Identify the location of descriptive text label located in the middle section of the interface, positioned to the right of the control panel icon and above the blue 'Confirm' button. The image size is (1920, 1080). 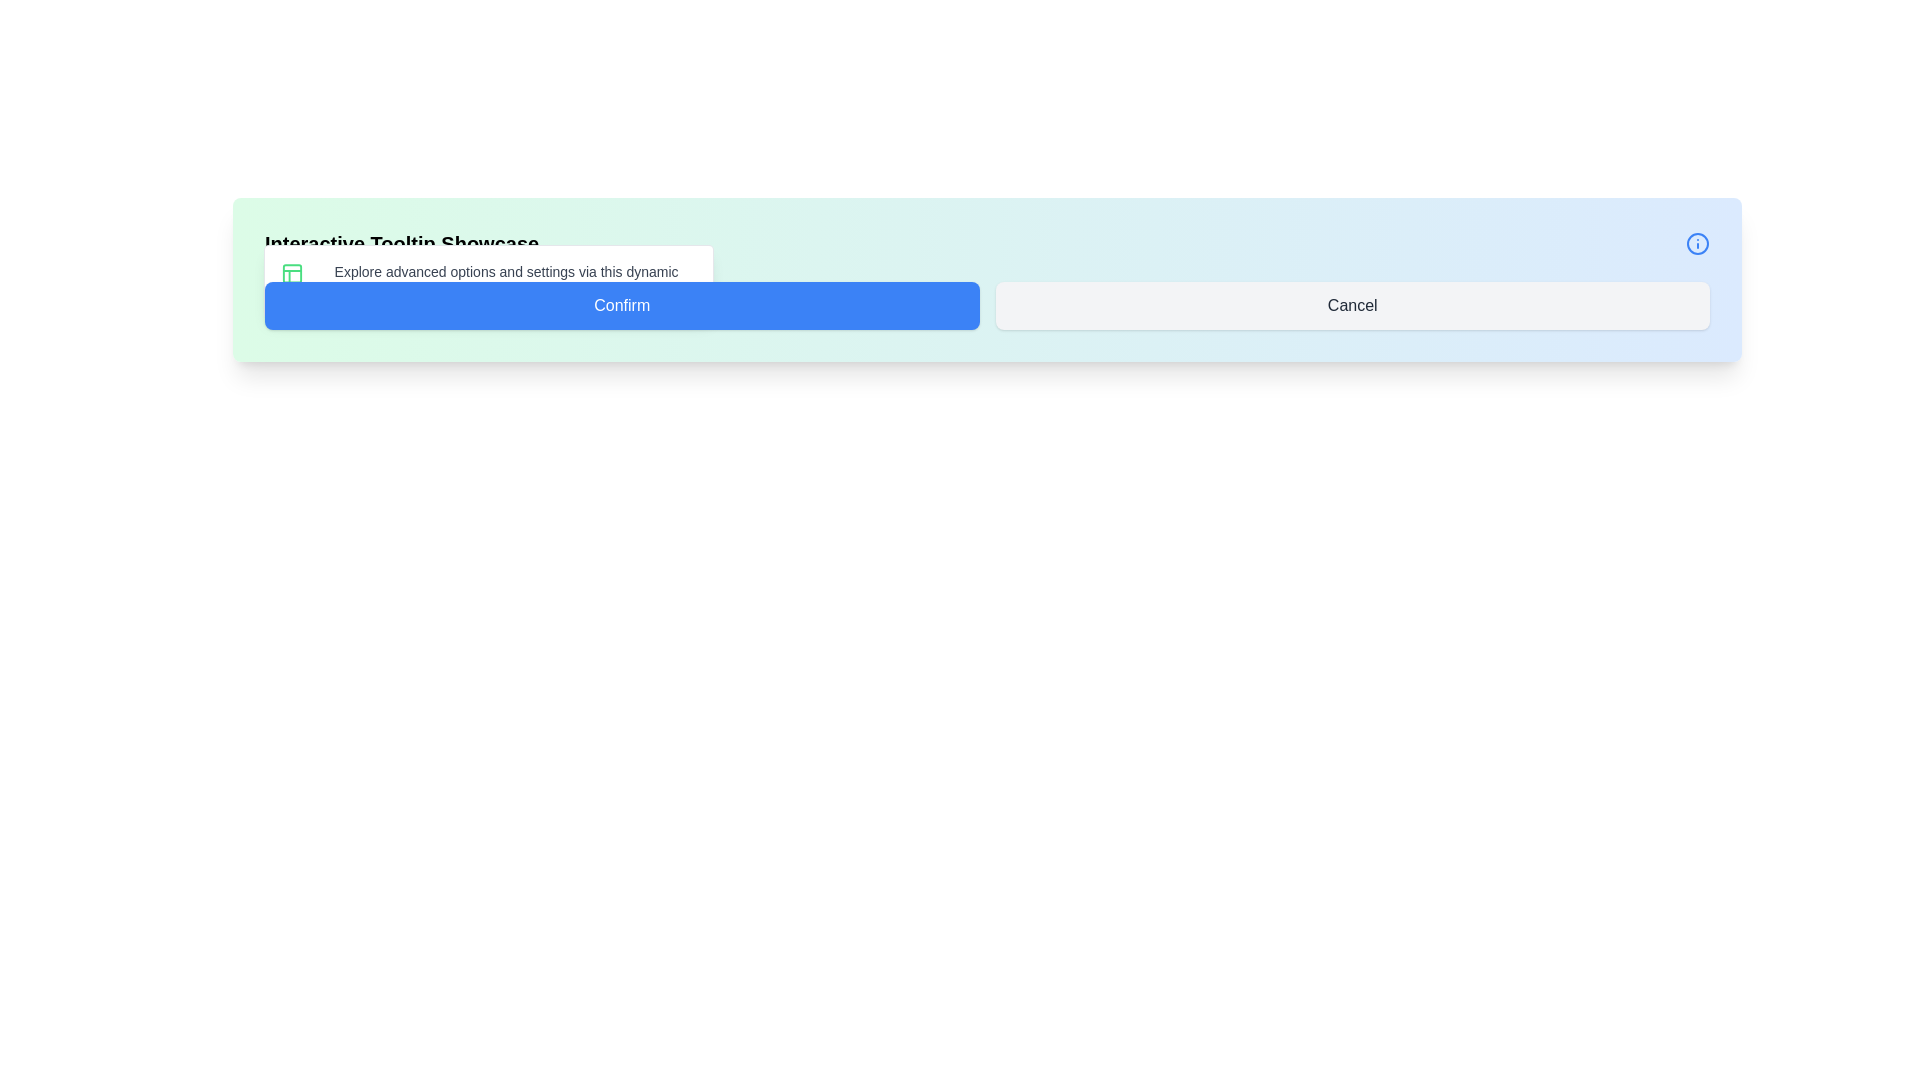
(506, 281).